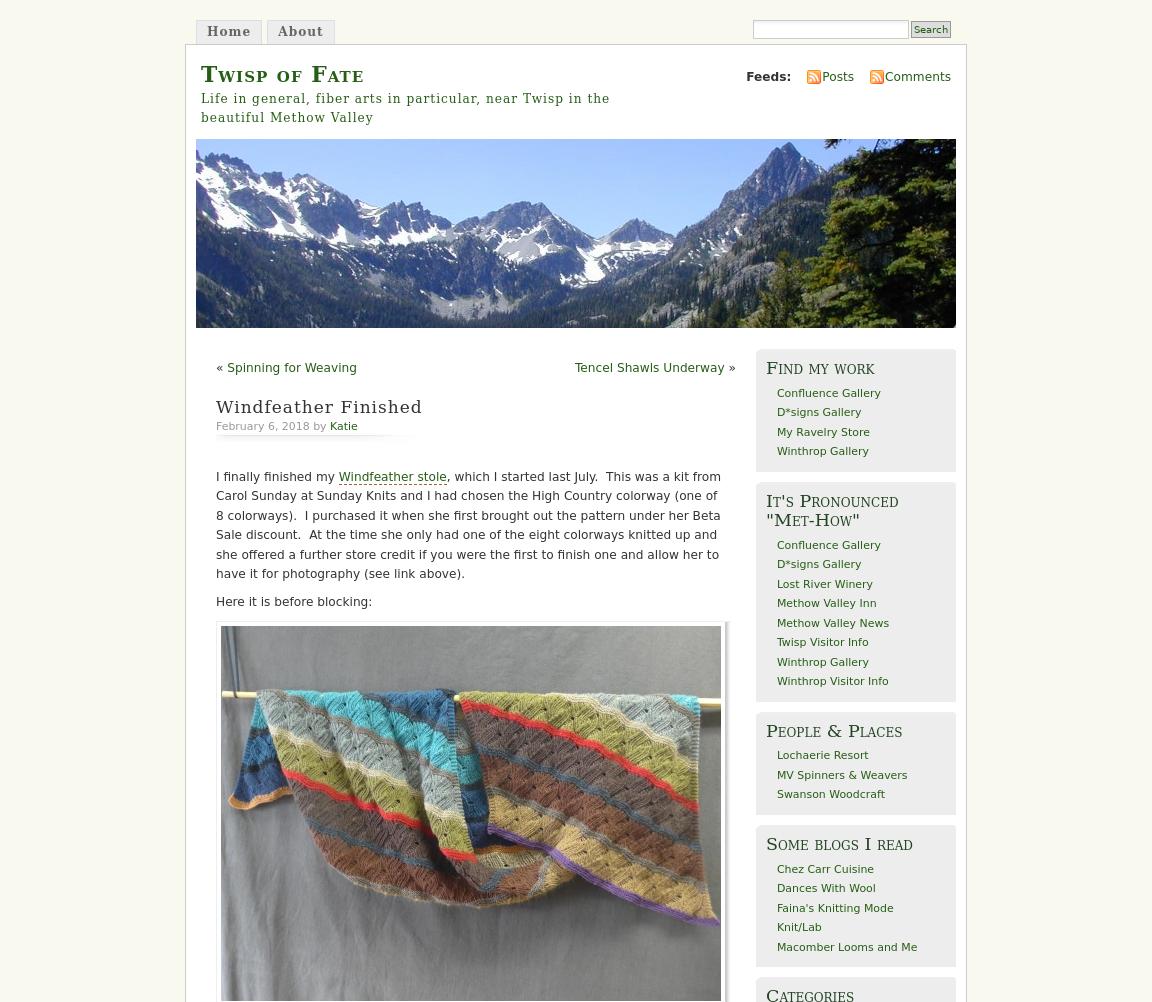 This screenshot has height=1002, width=1152. Describe the element at coordinates (768, 75) in the screenshot. I see `'Feeds:'` at that location.